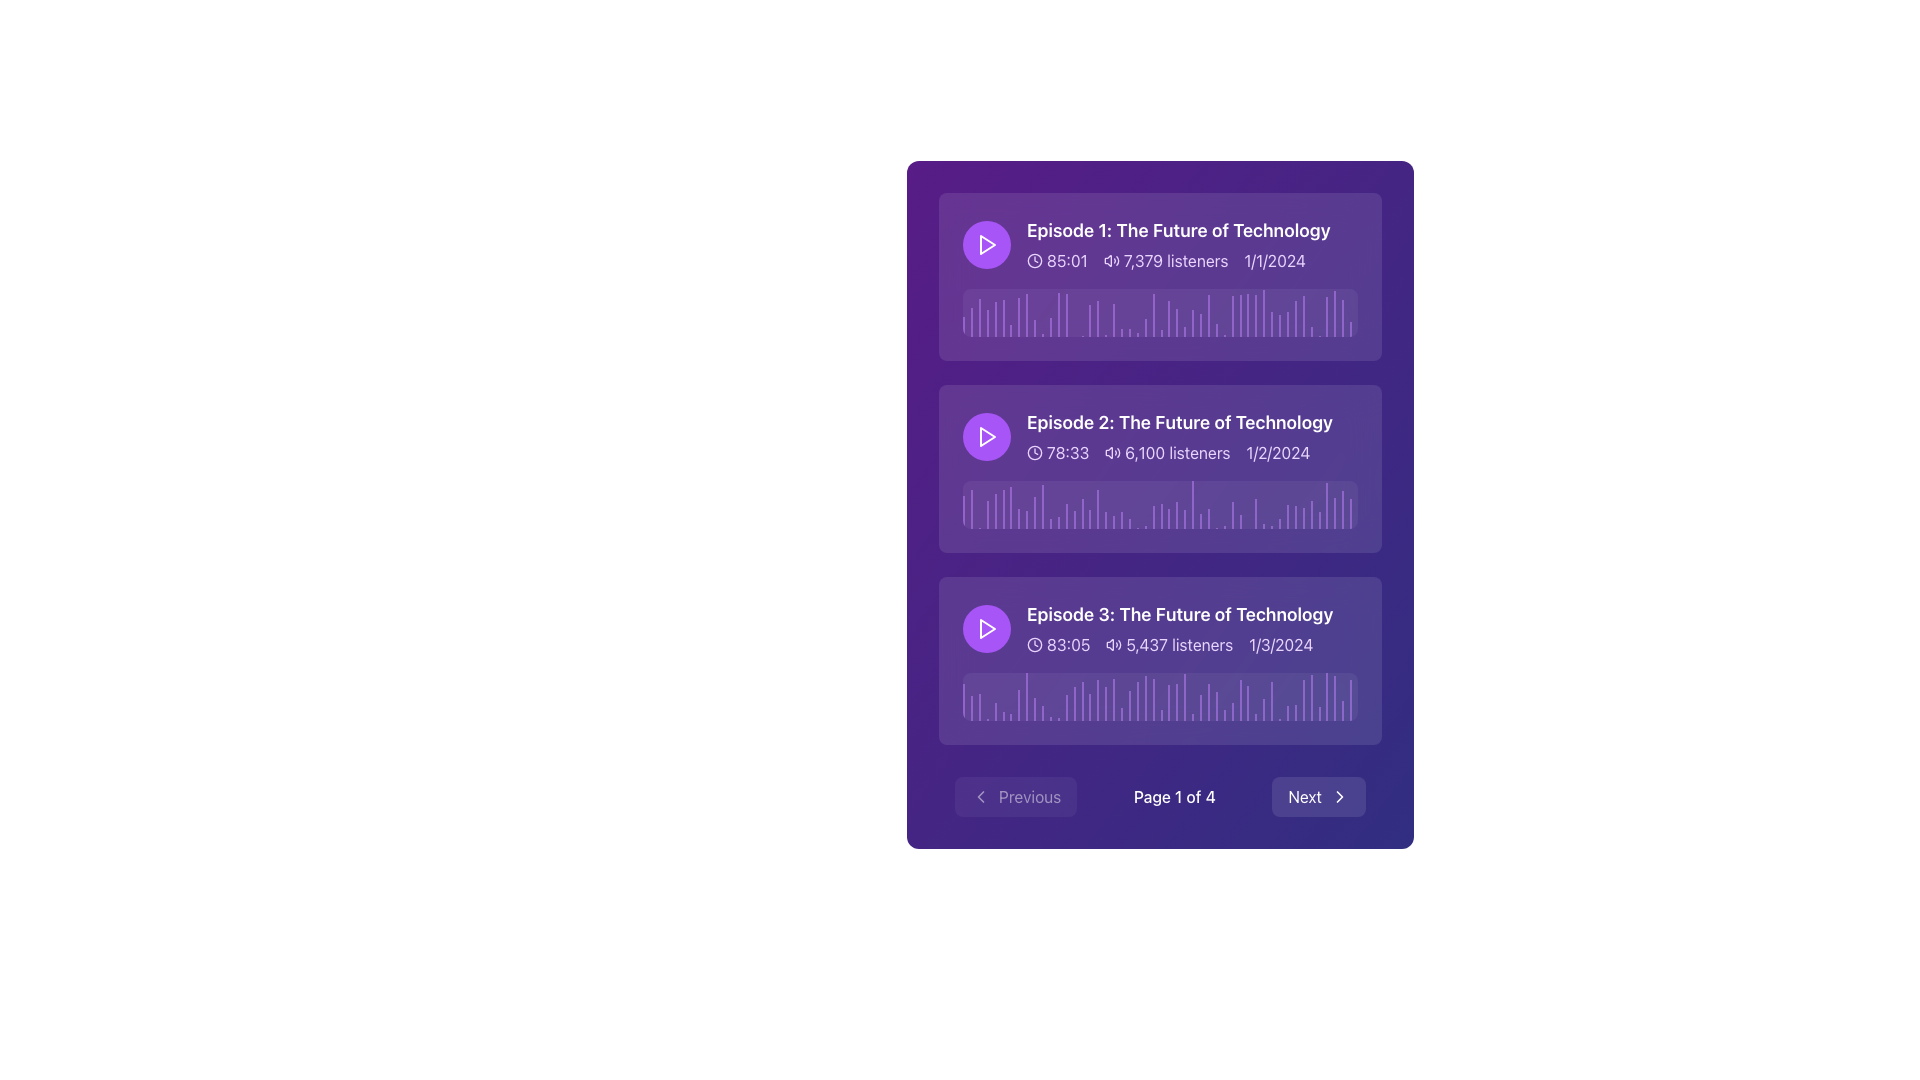 The image size is (1920, 1080). I want to click on the 15th vertical progress marker line, which has a purple semi-transparent background, within the audio episode's playback widget, so click(1073, 702).